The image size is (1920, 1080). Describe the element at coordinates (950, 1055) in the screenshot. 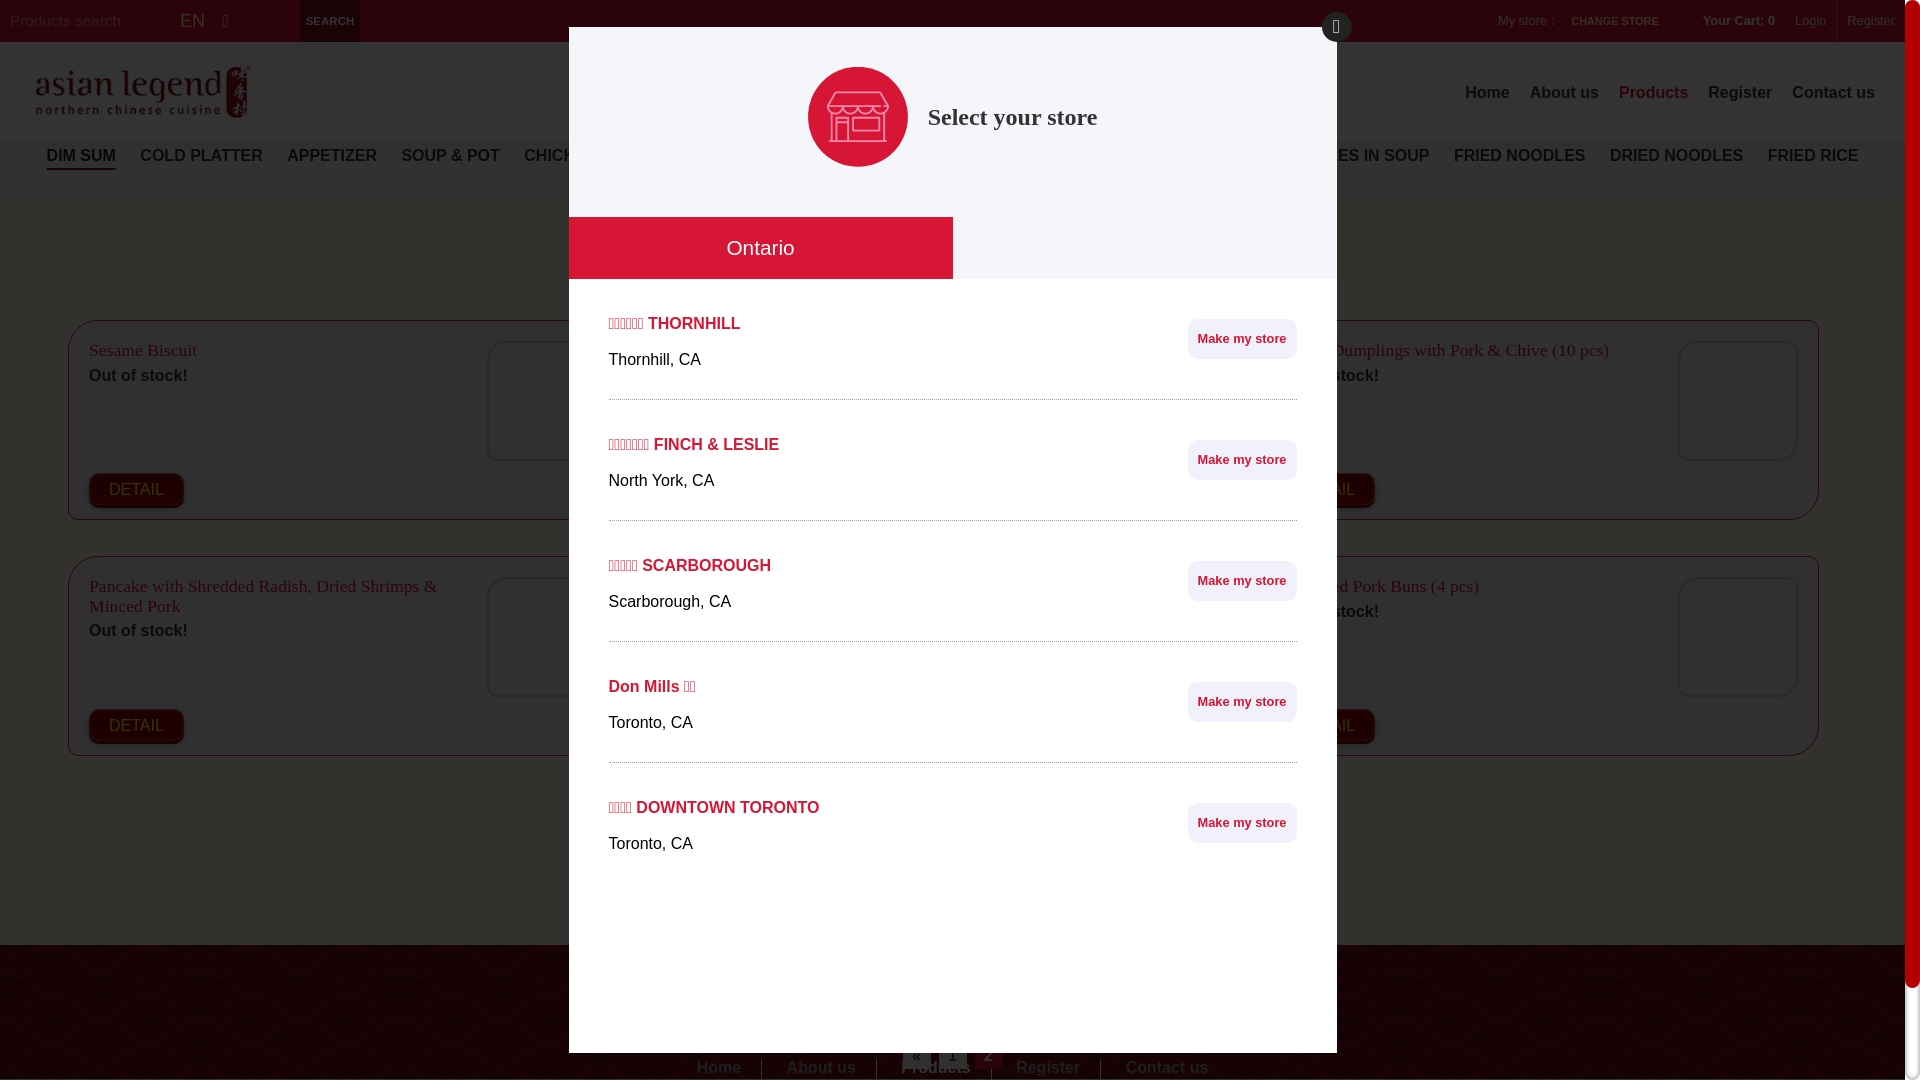

I see `'1'` at that location.